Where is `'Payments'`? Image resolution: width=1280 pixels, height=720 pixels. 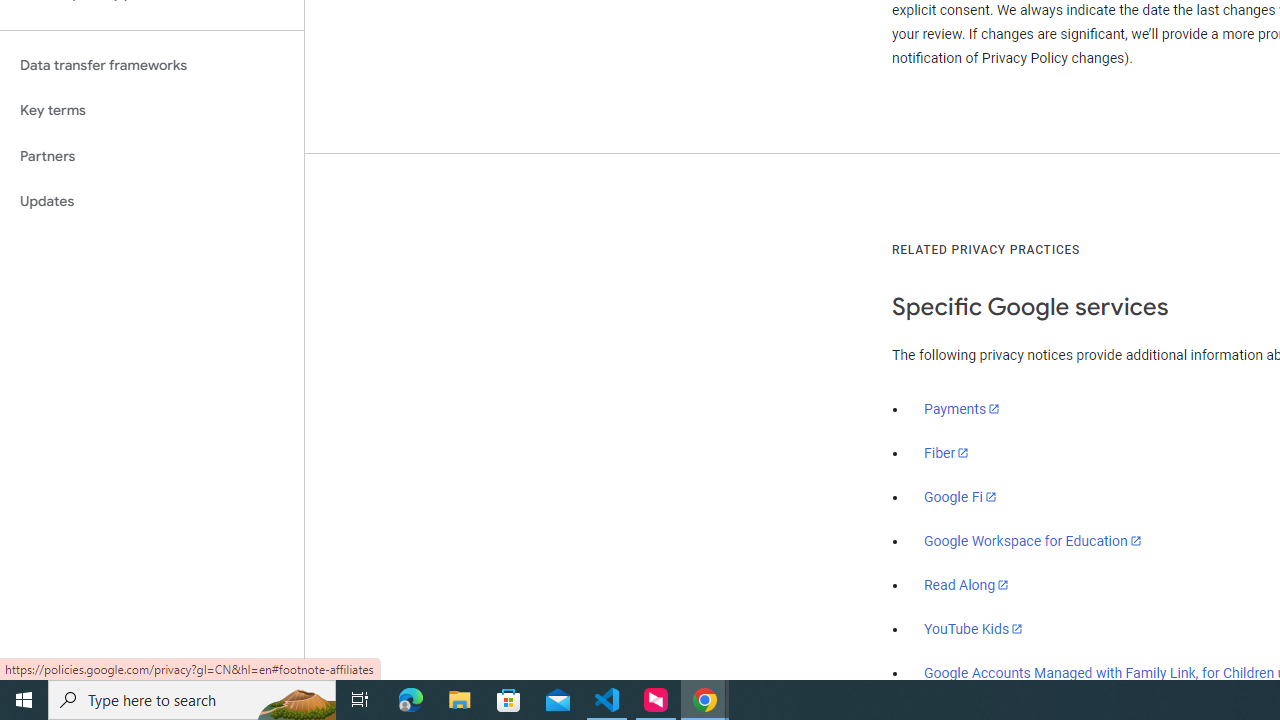
'Payments' is located at coordinates (962, 408).